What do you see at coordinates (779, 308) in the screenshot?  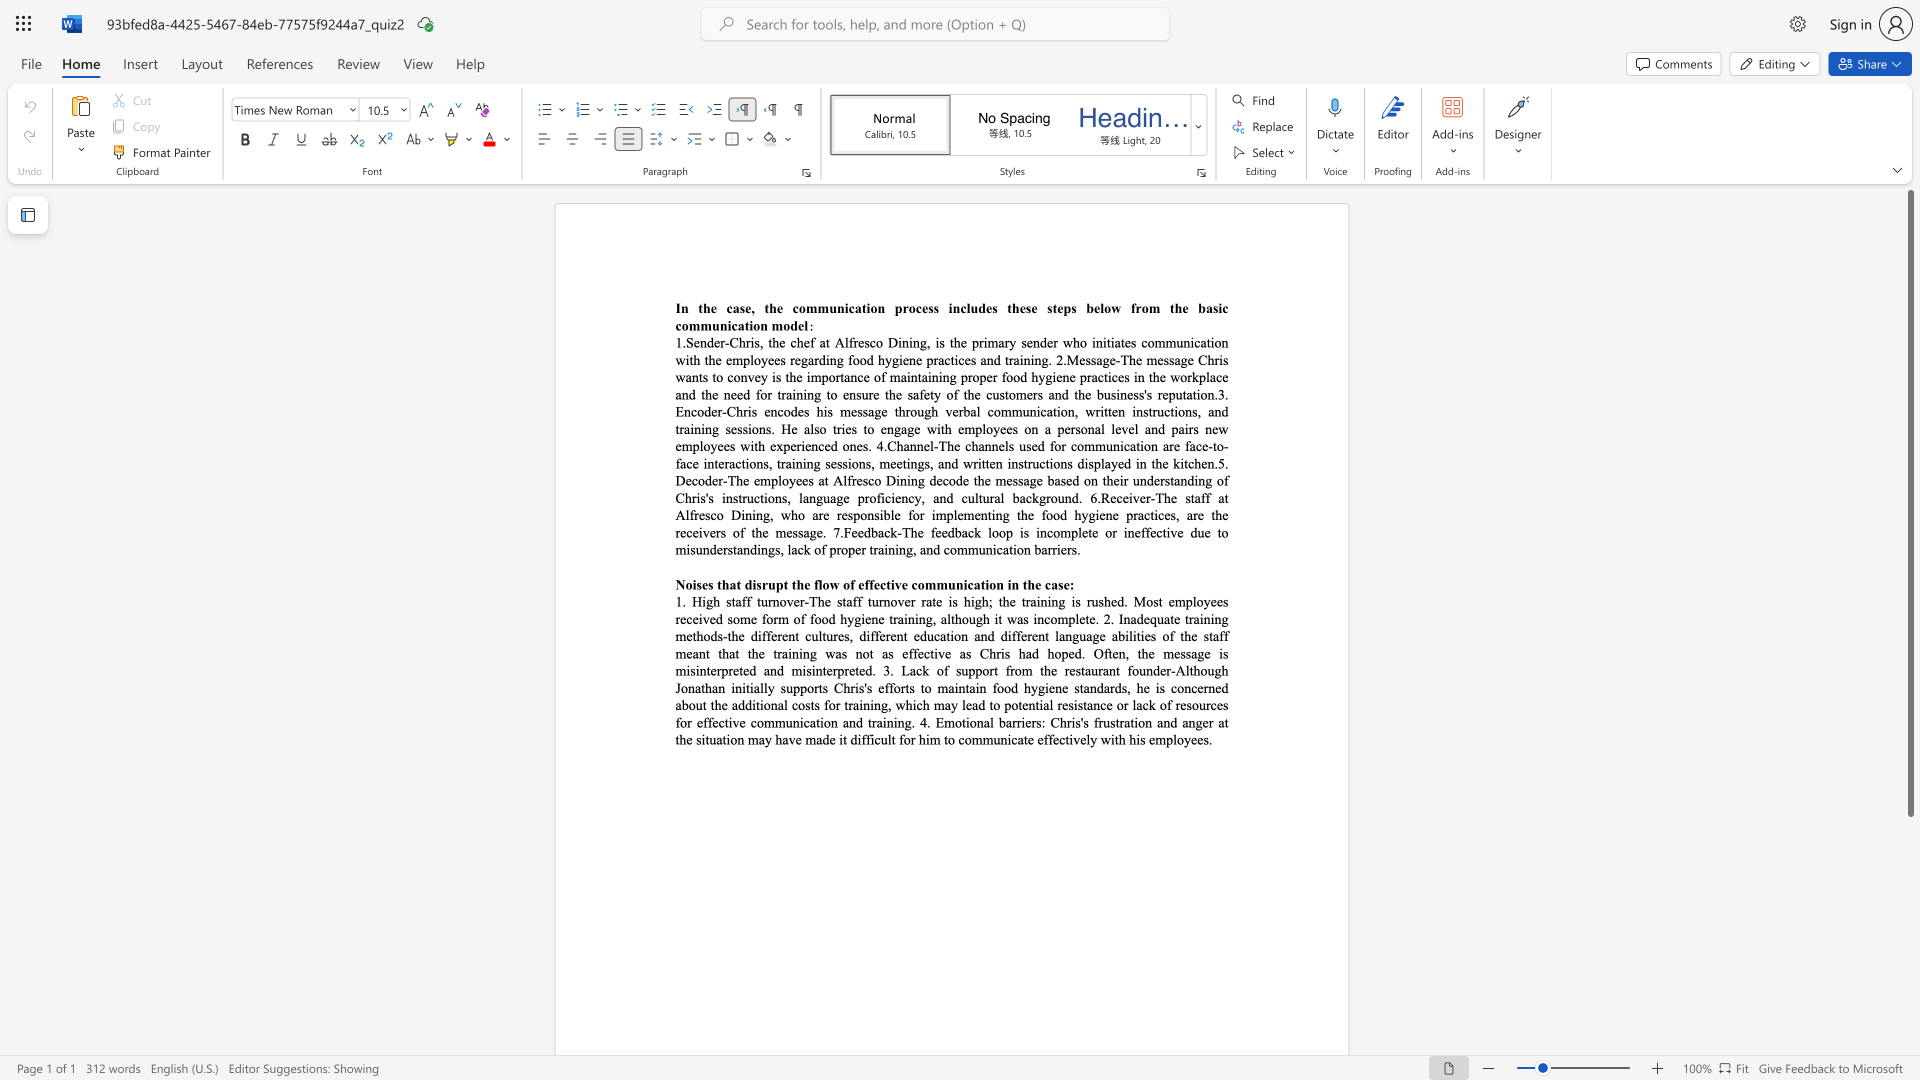 I see `the 3th character "e" in the text` at bounding box center [779, 308].